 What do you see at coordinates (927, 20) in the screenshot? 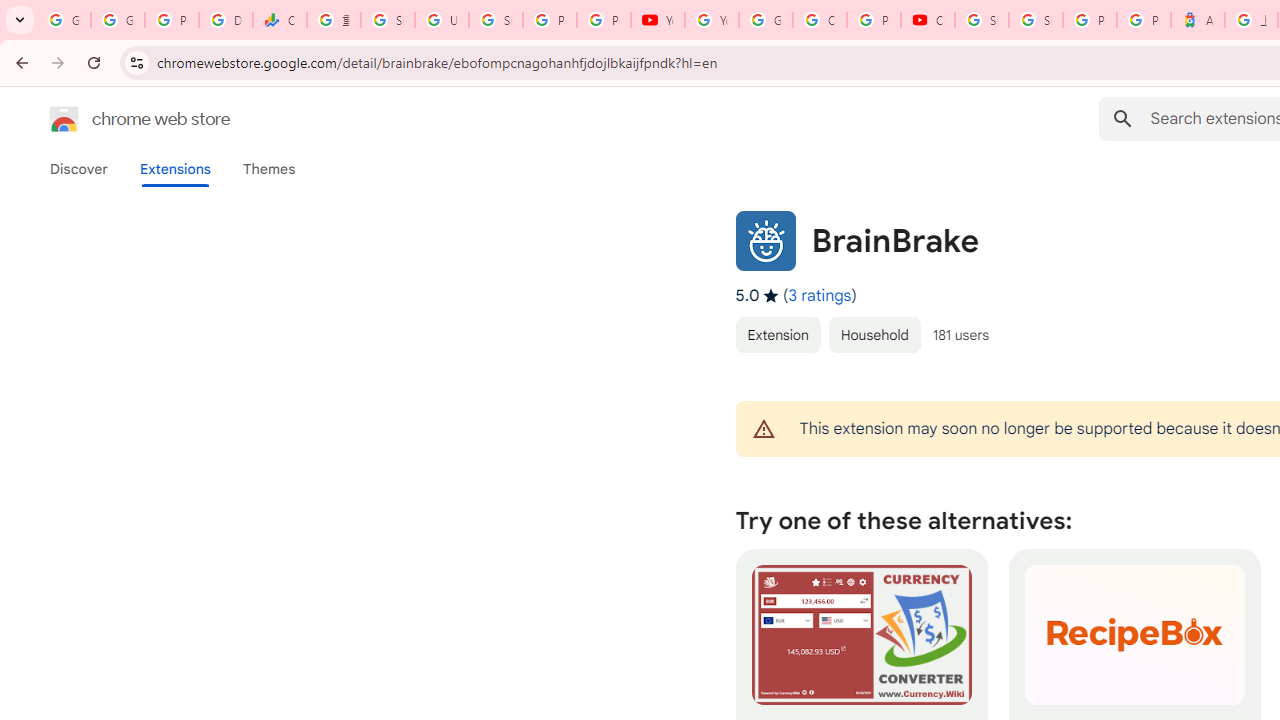
I see `'Content Creator Programs & Opportunities - YouTube Creators'` at bounding box center [927, 20].